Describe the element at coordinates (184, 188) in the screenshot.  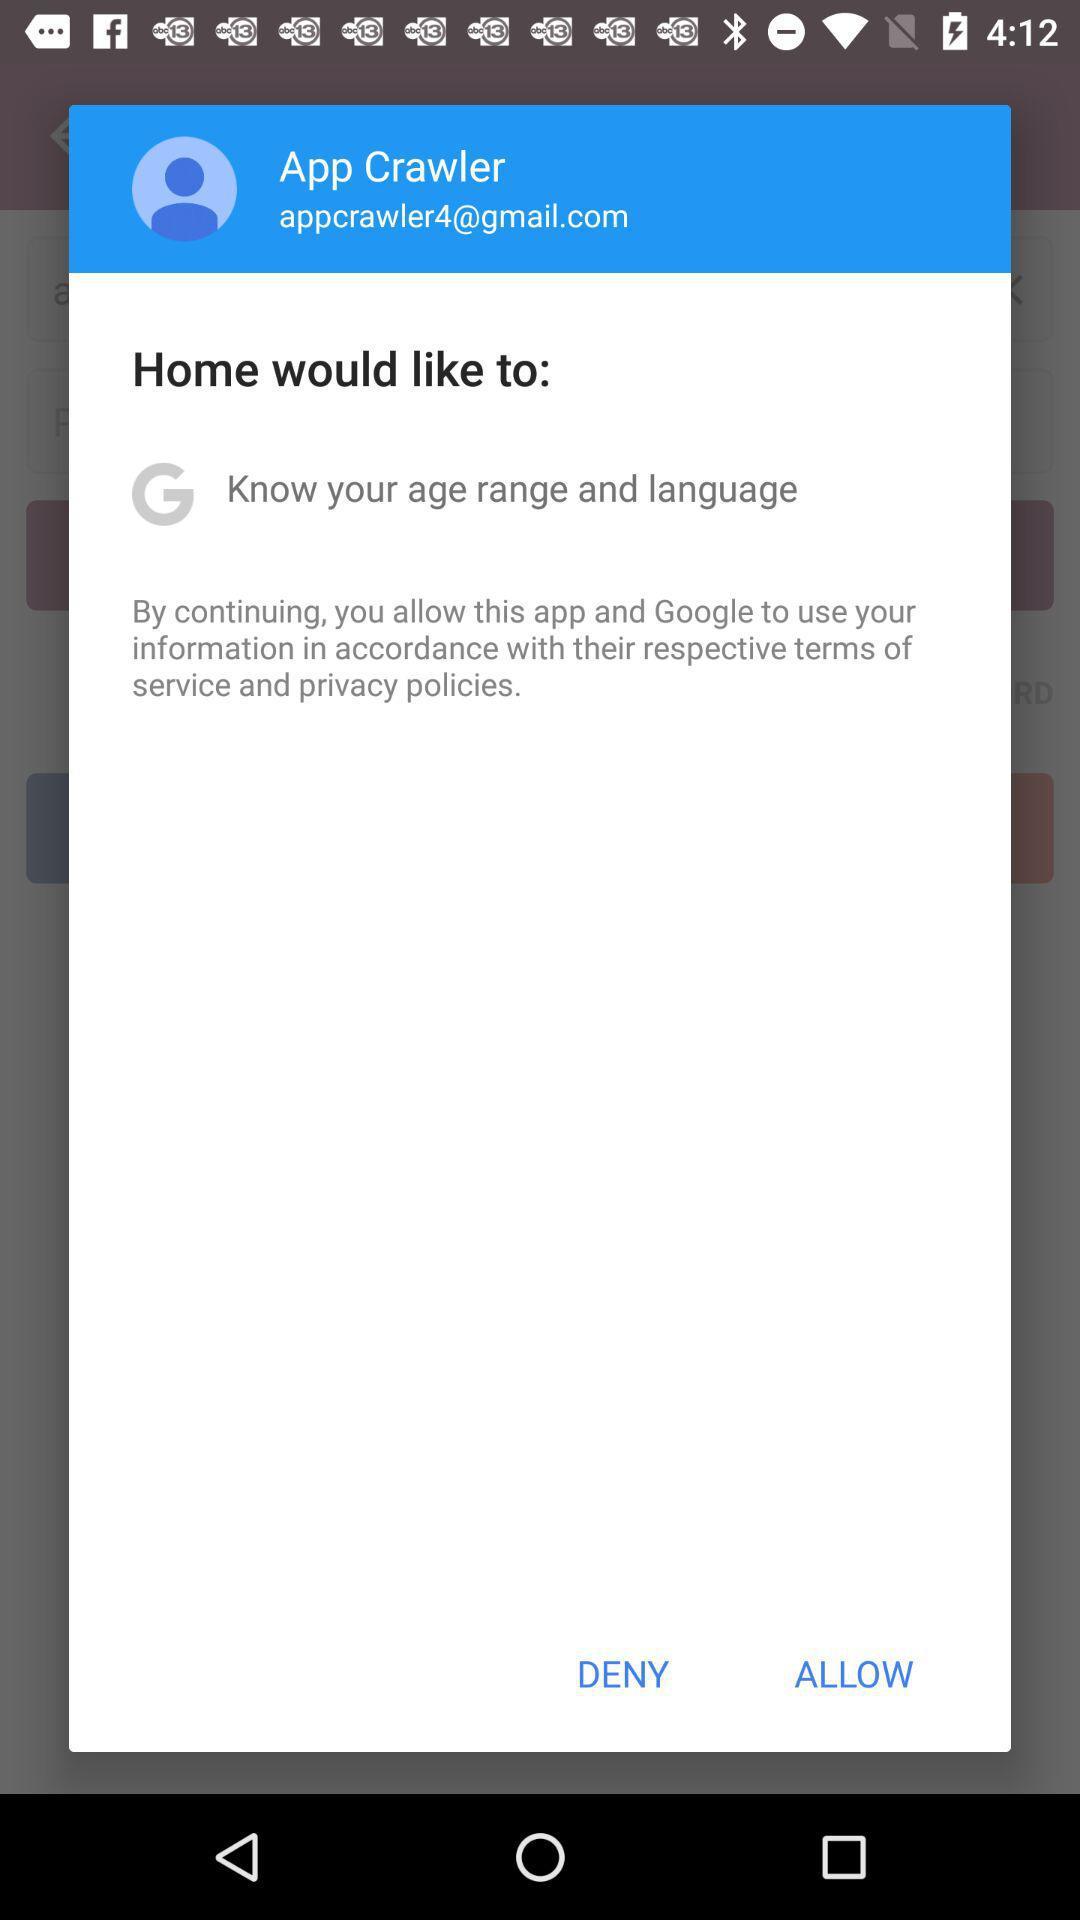
I see `the item above home would like` at that location.